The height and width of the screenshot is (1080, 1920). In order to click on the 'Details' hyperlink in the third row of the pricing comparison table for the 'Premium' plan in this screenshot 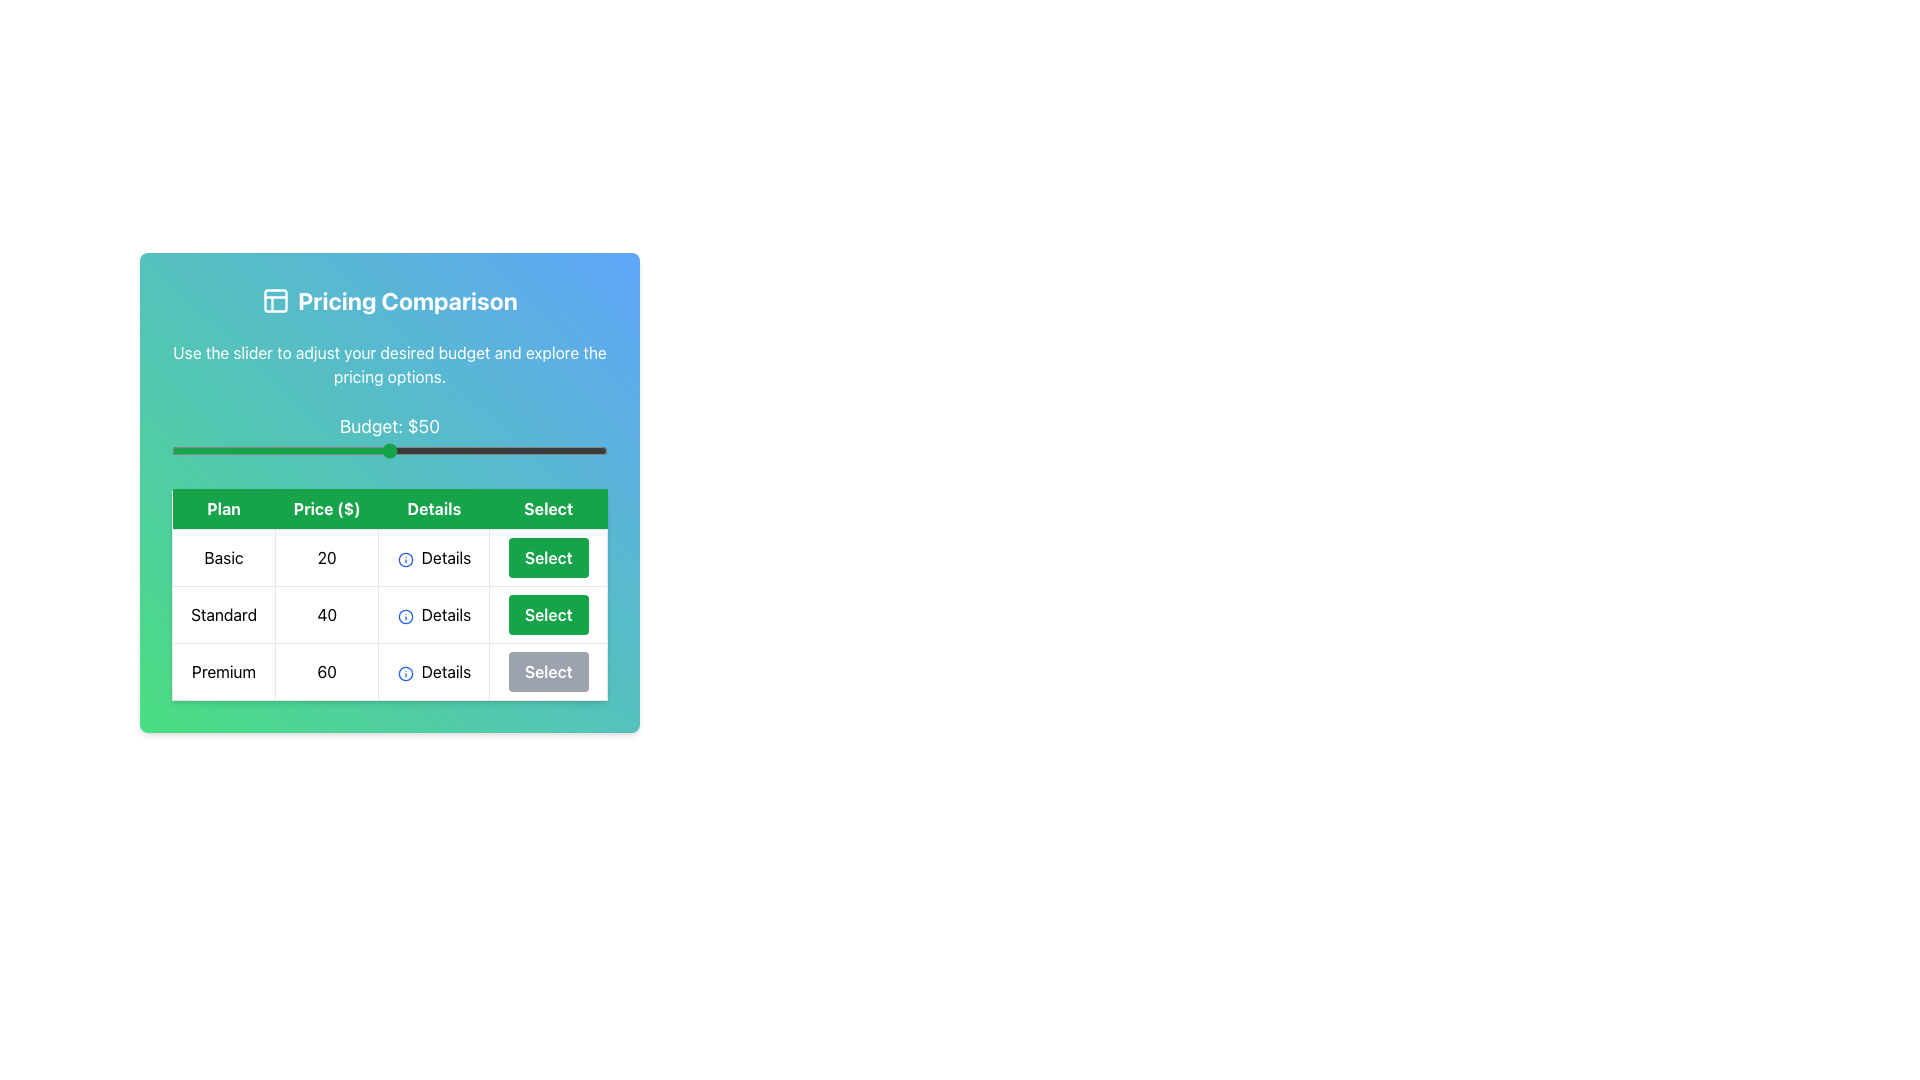, I will do `click(389, 671)`.